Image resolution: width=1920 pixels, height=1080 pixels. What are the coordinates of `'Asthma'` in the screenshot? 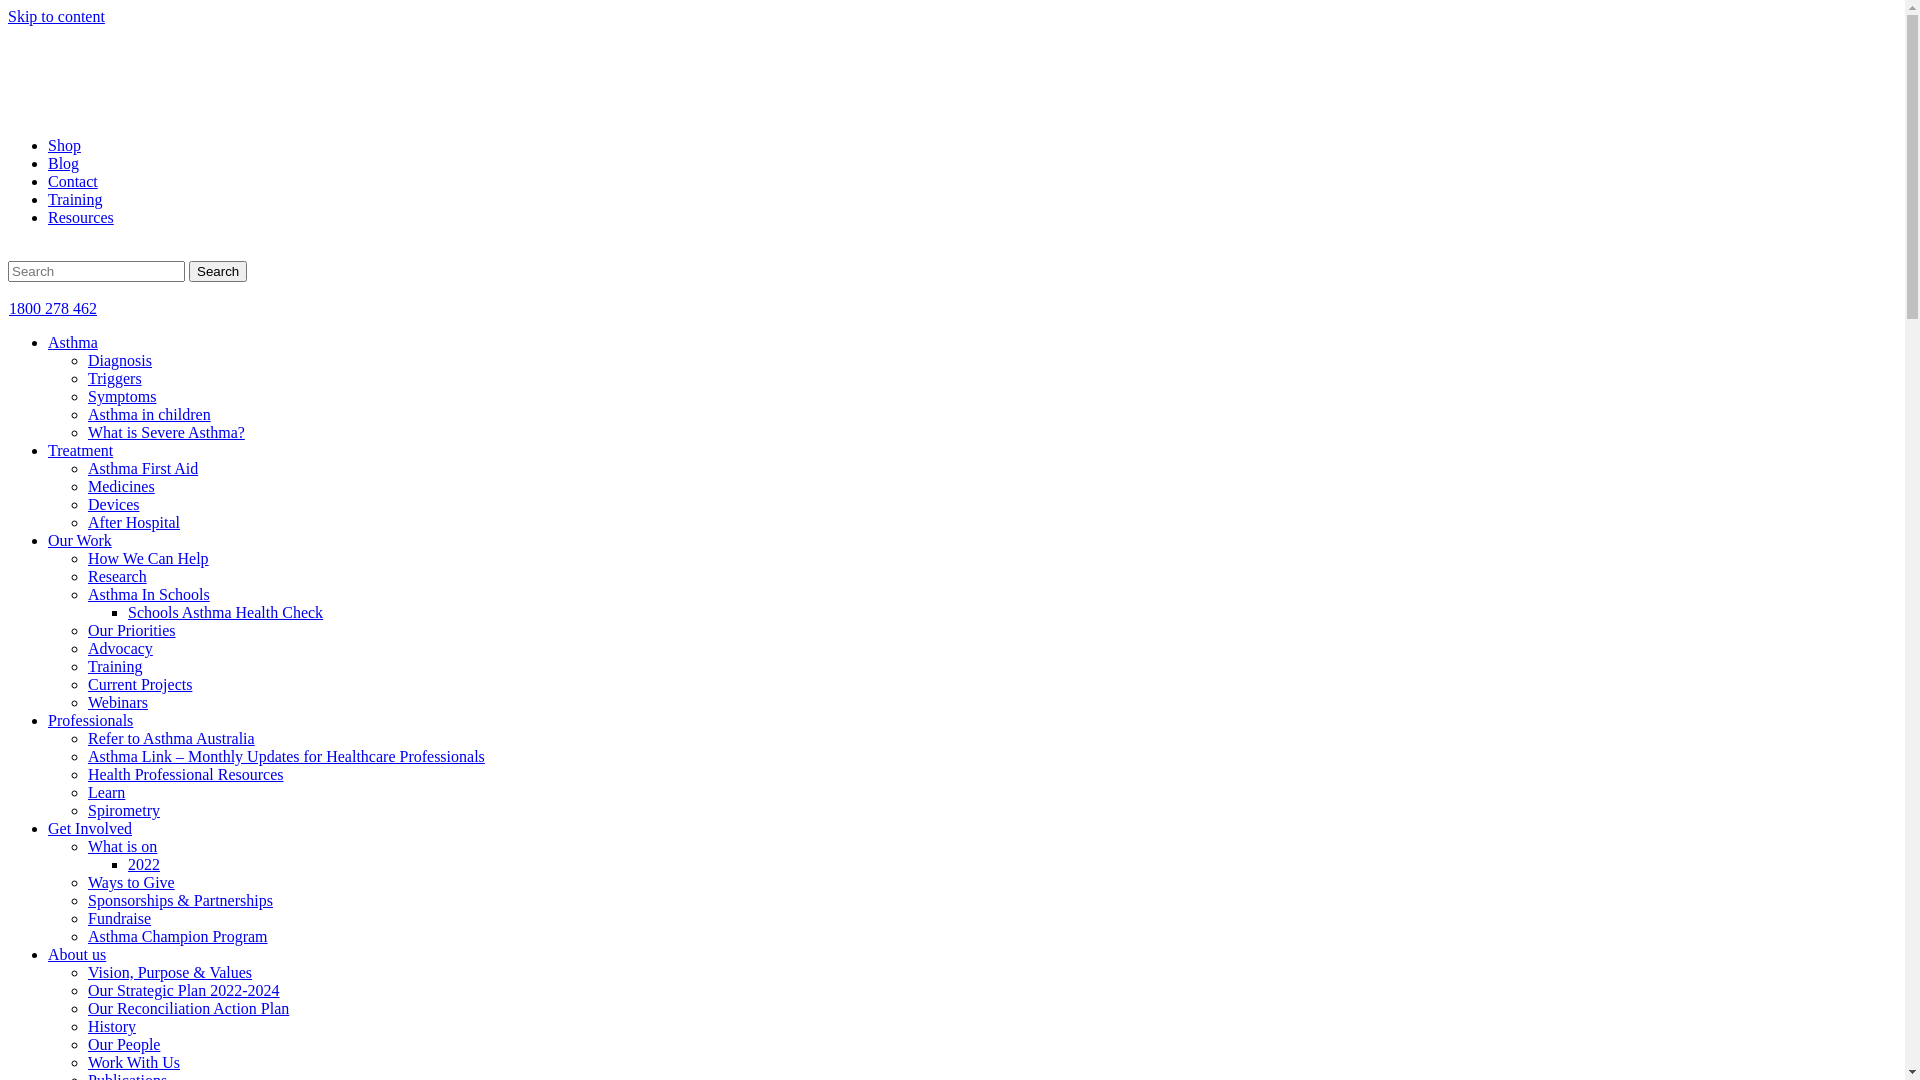 It's located at (72, 341).